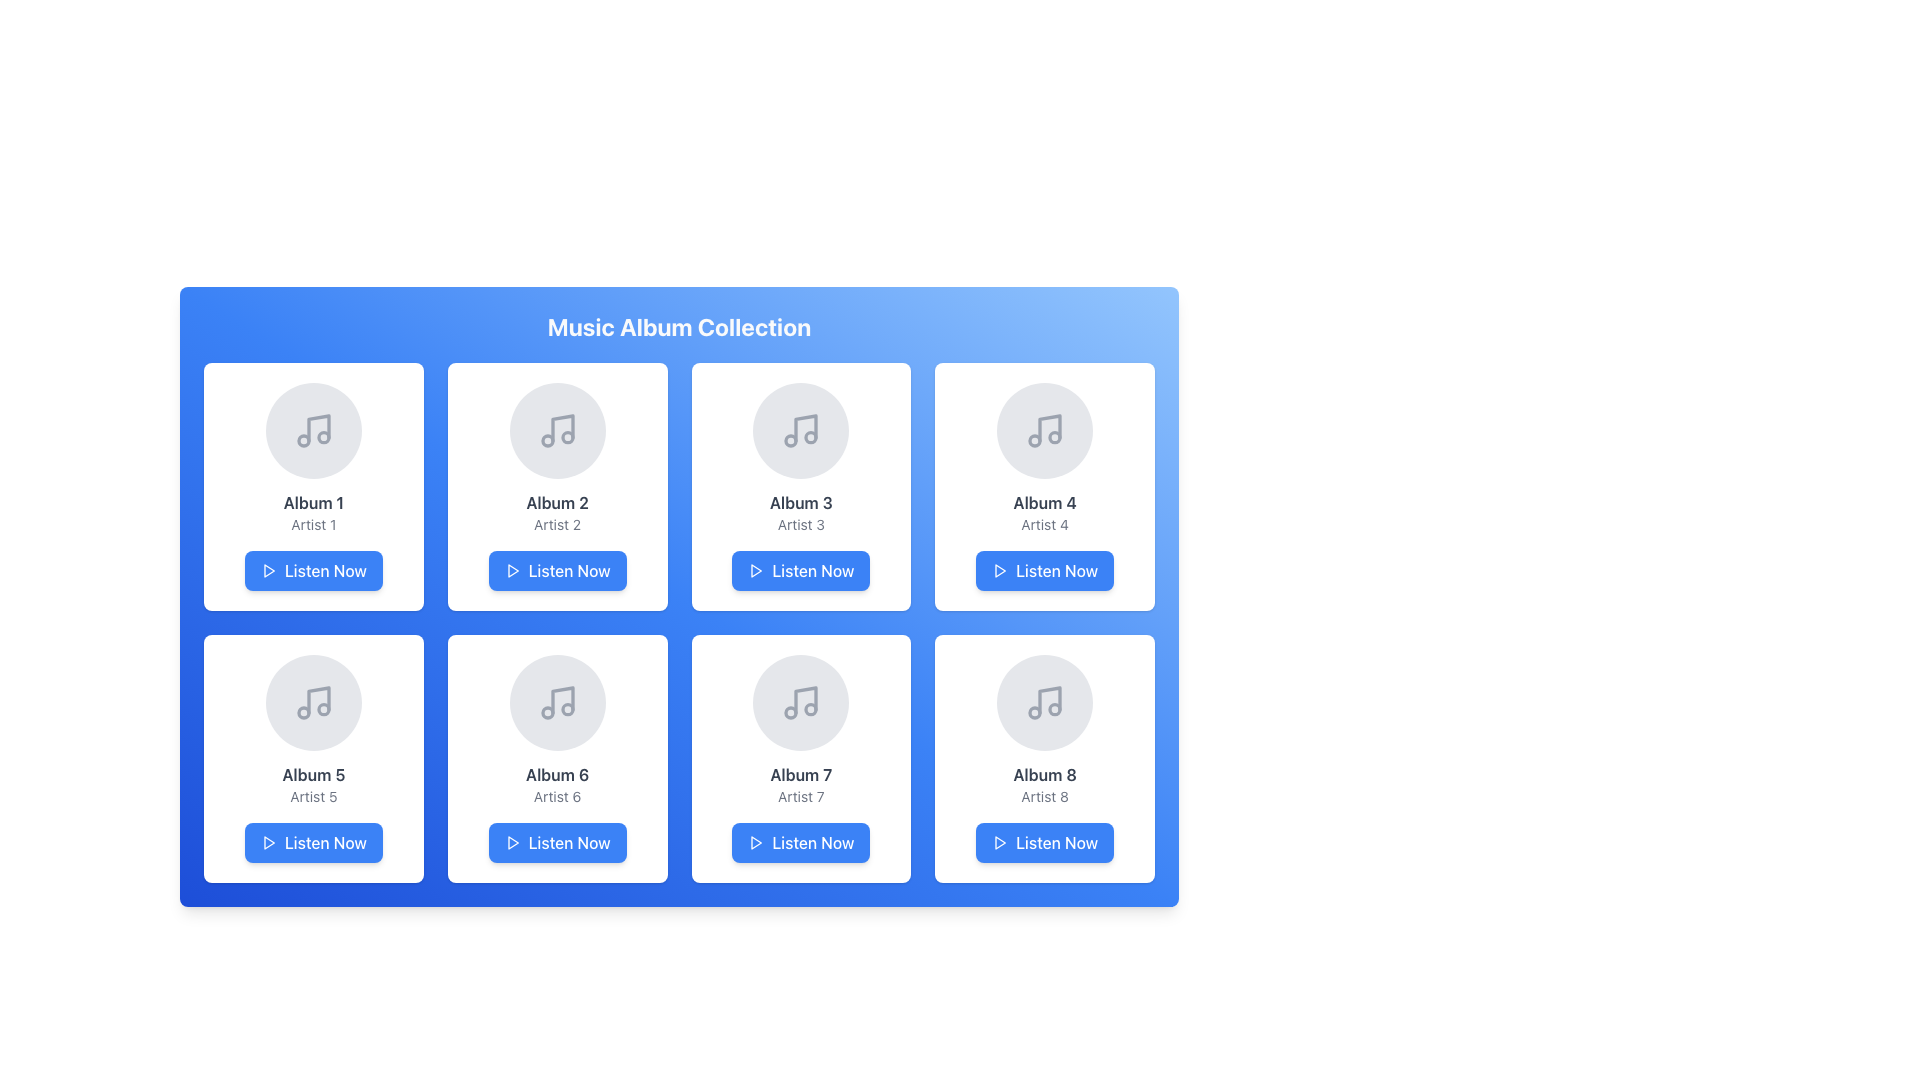 This screenshot has height=1080, width=1920. I want to click on the play button located at the bottom of the card displaying 'Album 7' and 'Artist 7' to play content, so click(801, 843).